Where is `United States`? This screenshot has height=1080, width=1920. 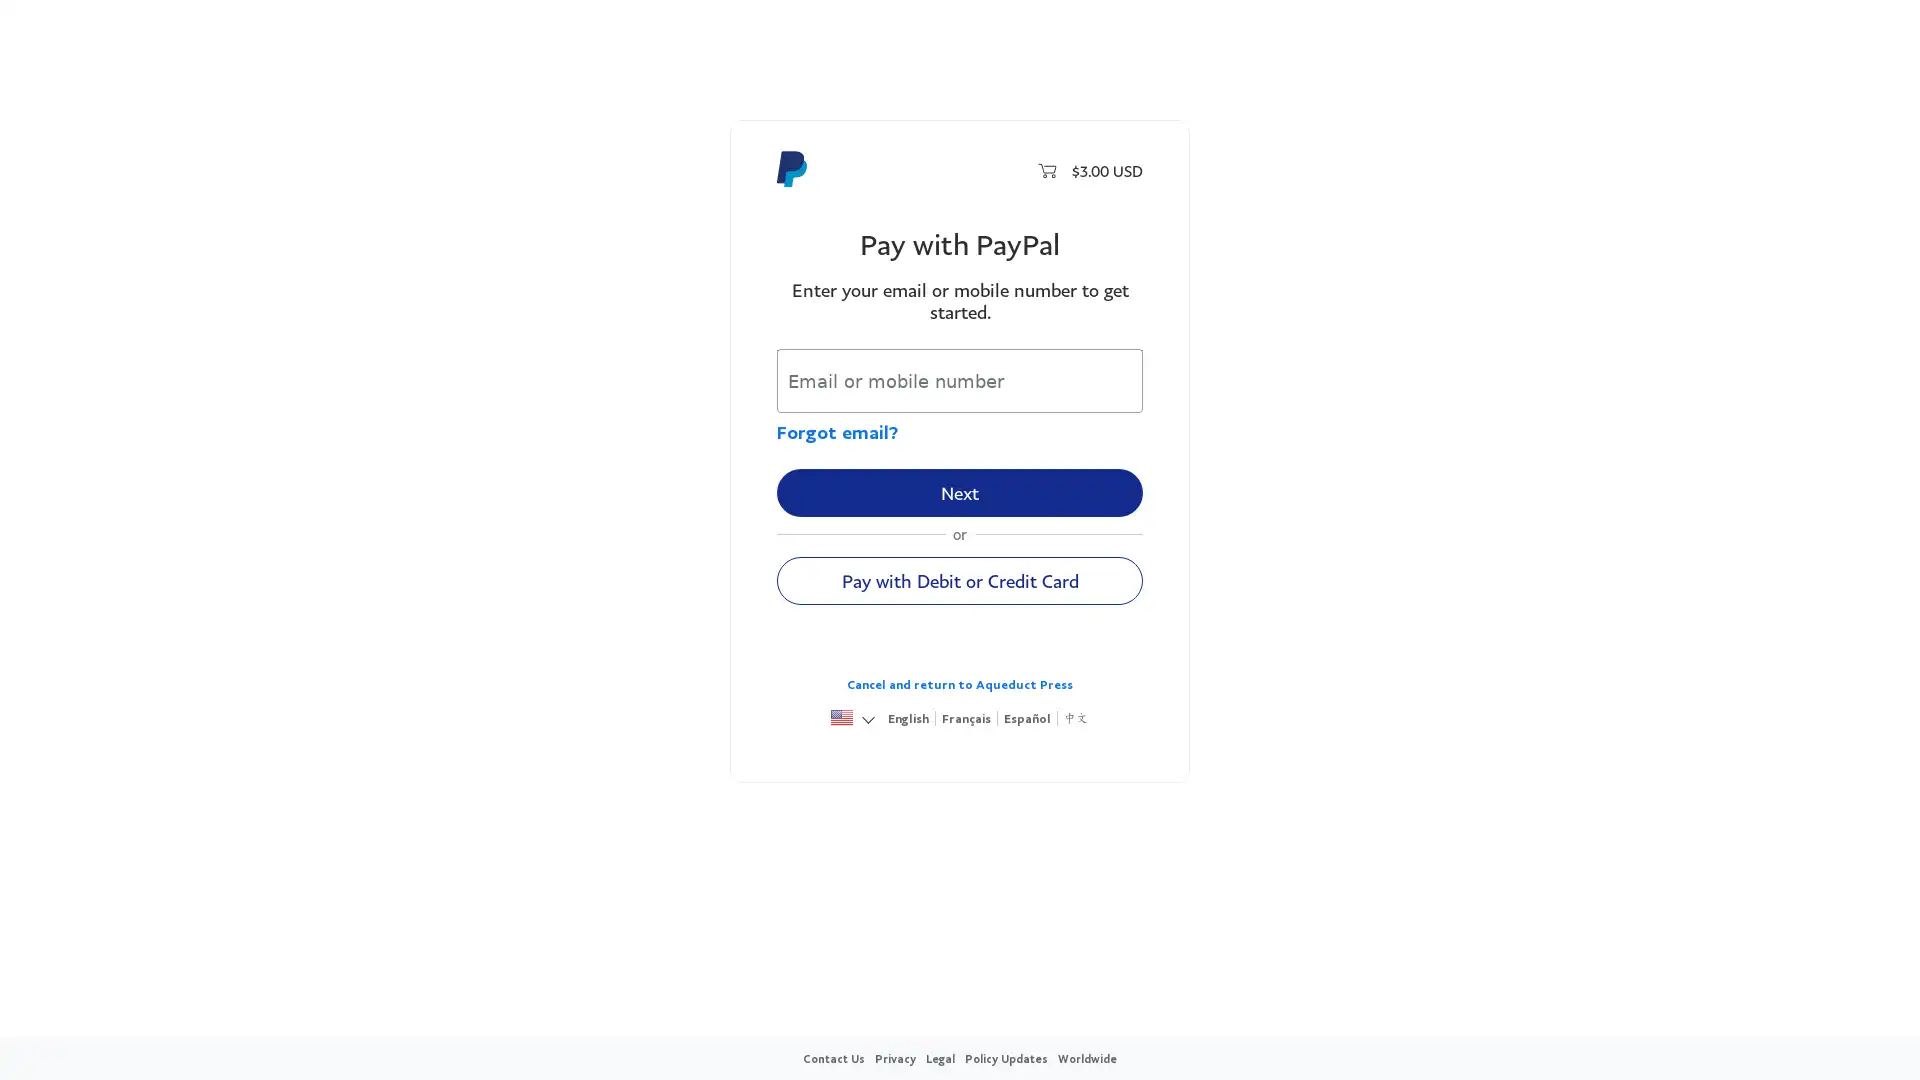
United States is located at coordinates (841, 720).